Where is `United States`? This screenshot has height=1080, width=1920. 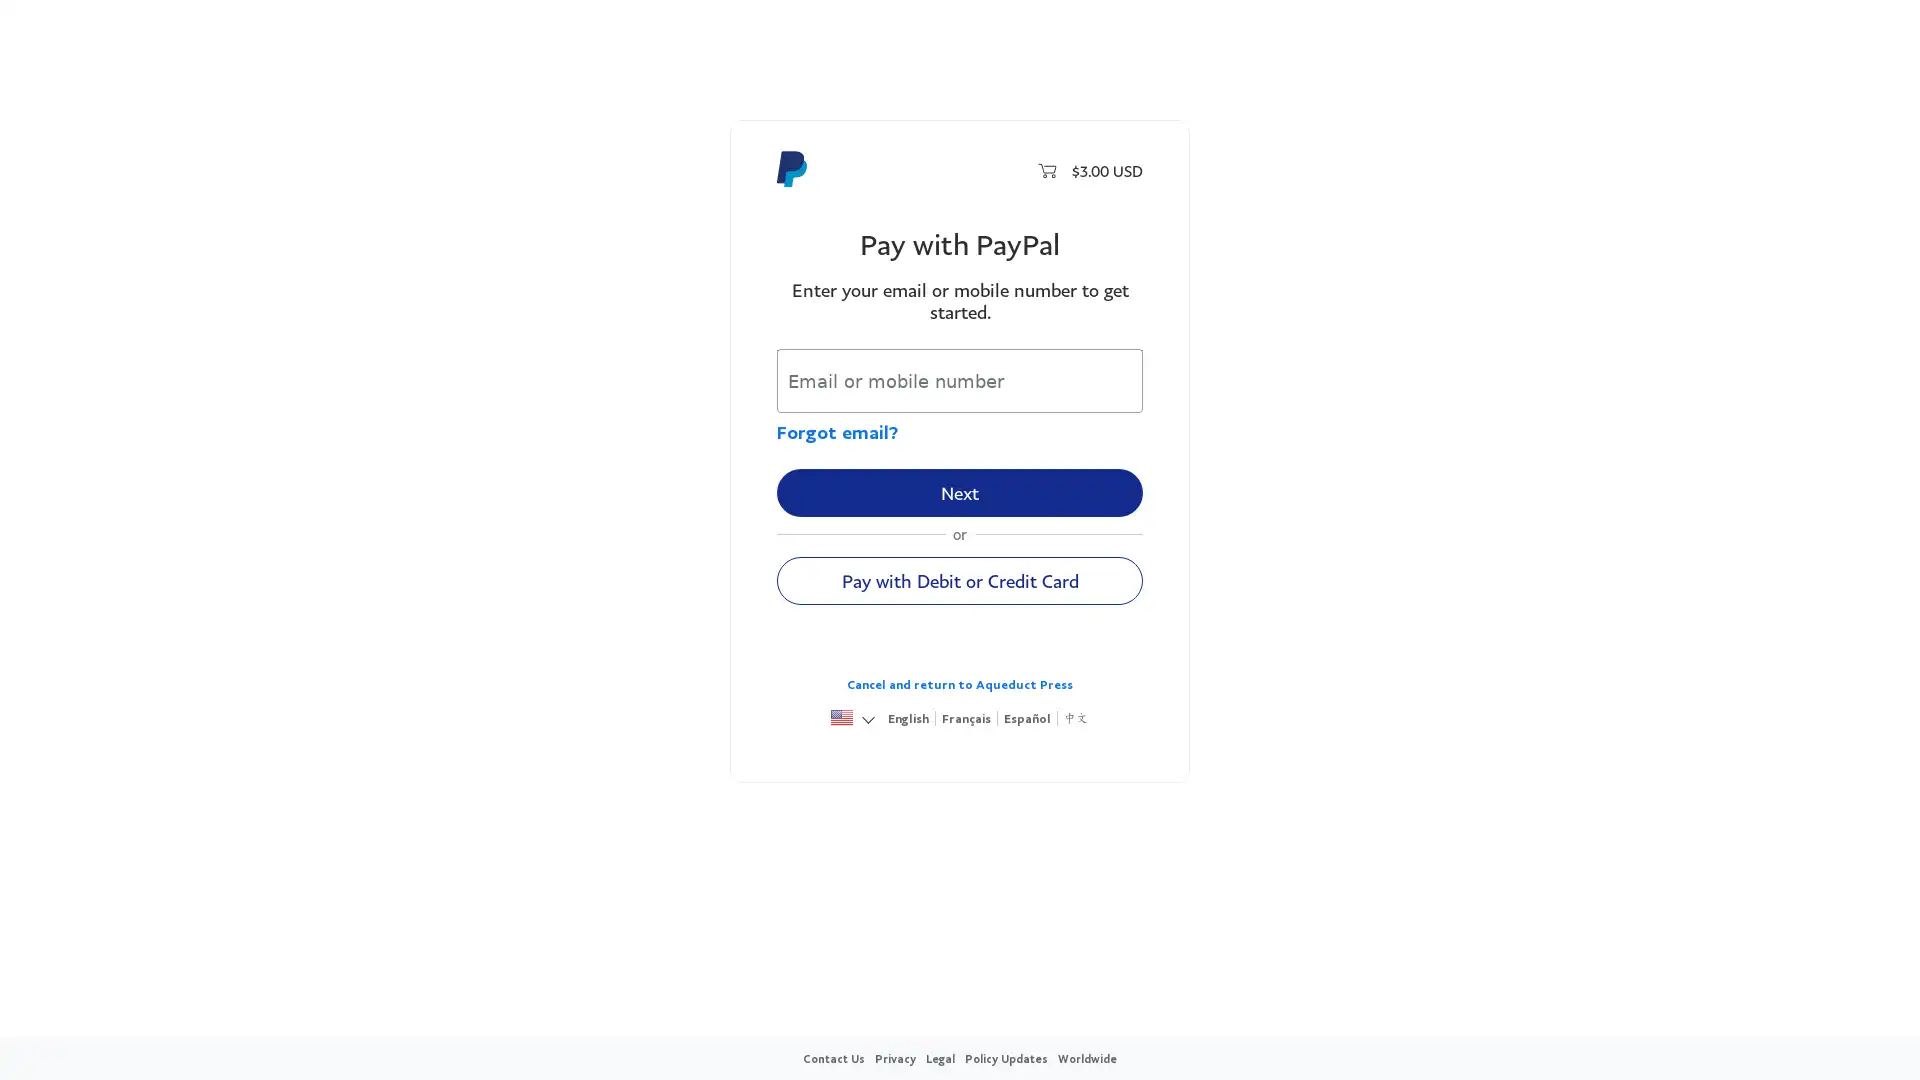
United States is located at coordinates (841, 720).